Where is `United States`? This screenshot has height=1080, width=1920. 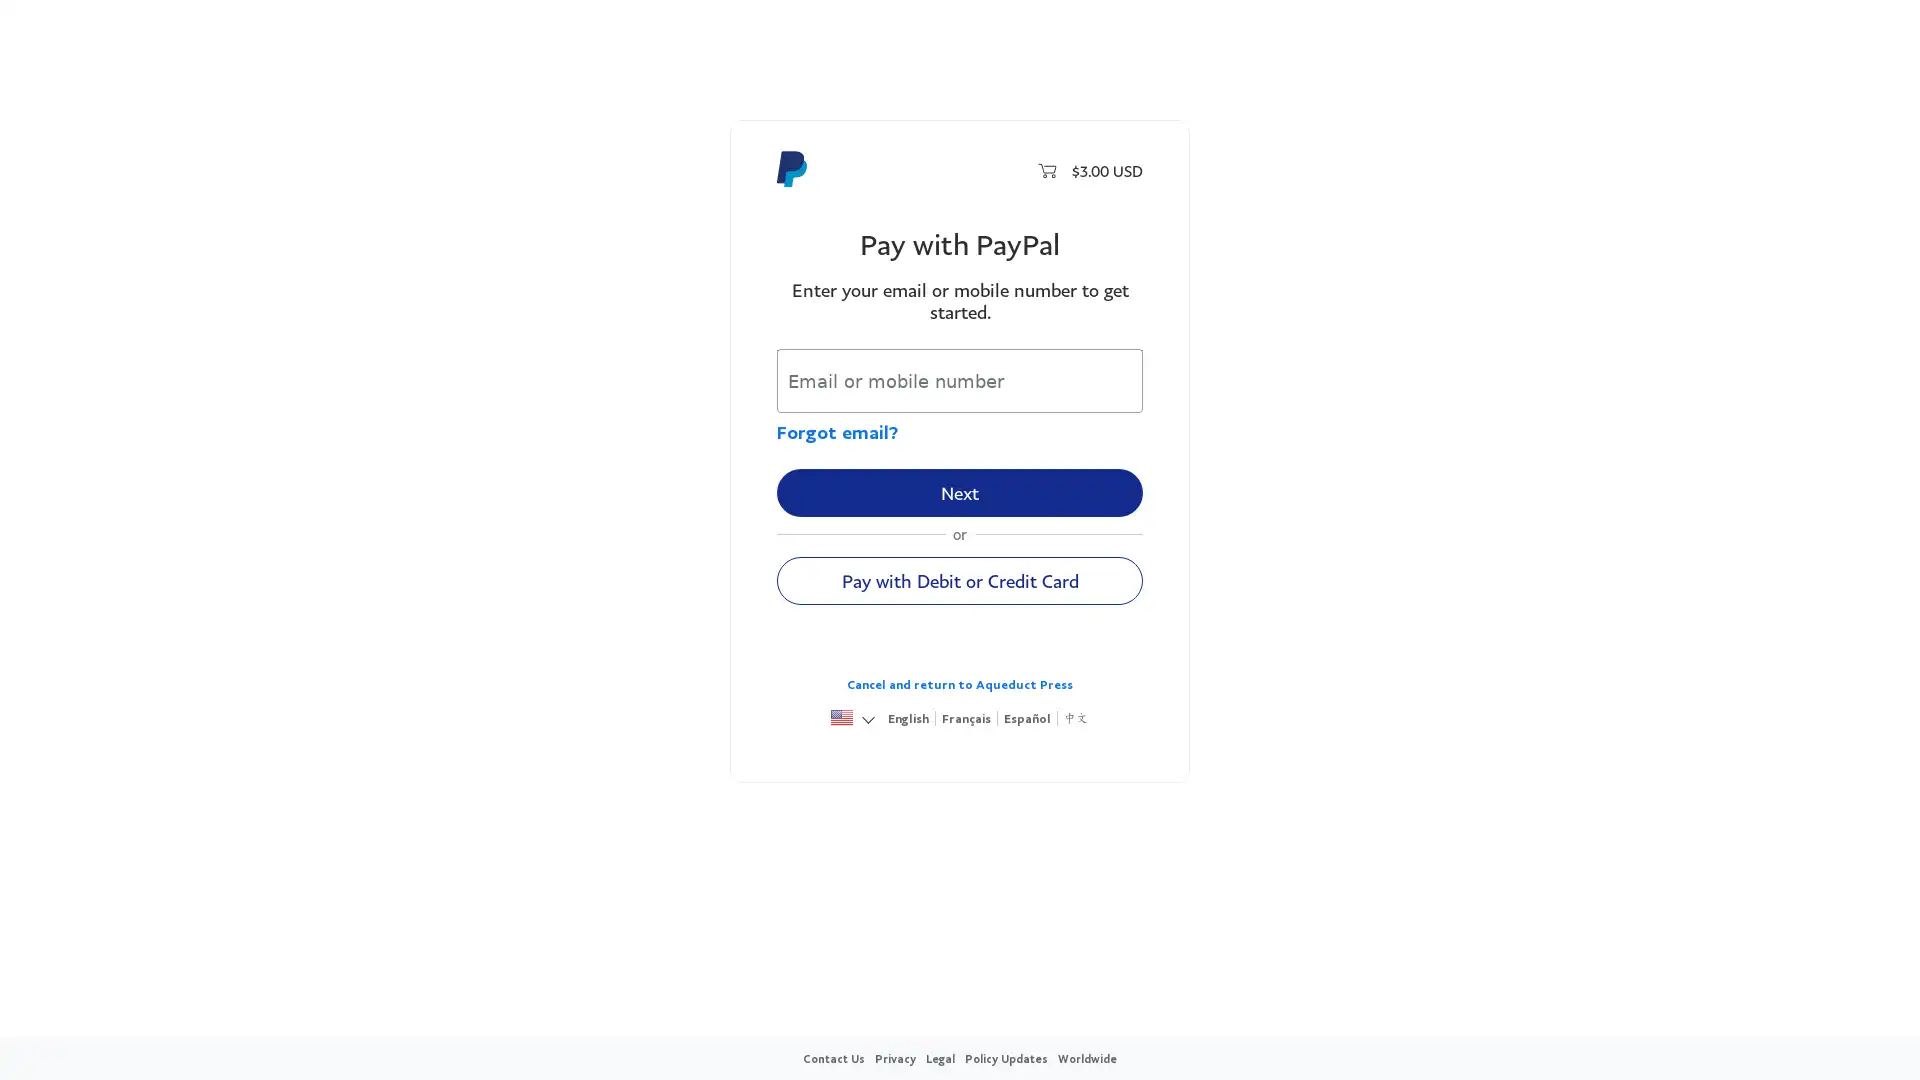
United States is located at coordinates (841, 720).